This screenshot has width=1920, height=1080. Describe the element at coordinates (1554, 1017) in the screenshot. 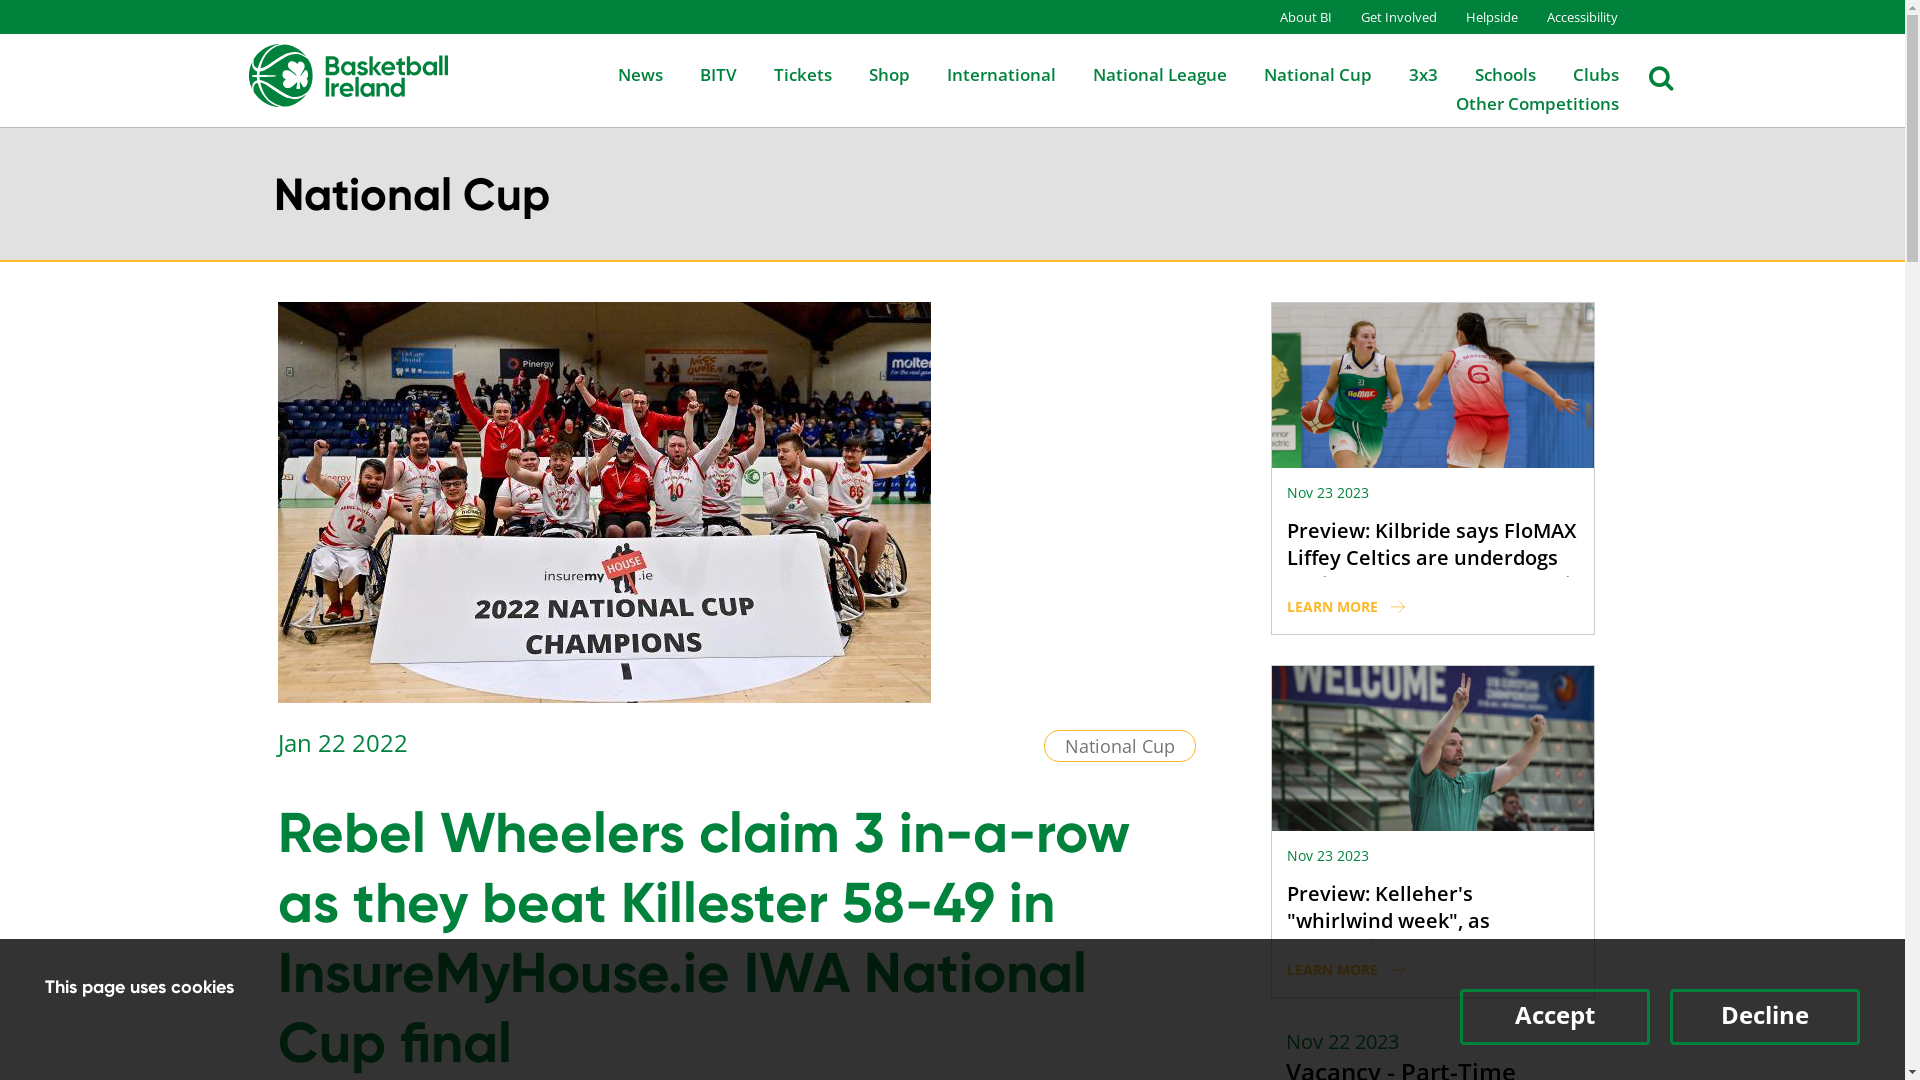

I see `'Accept'` at that location.